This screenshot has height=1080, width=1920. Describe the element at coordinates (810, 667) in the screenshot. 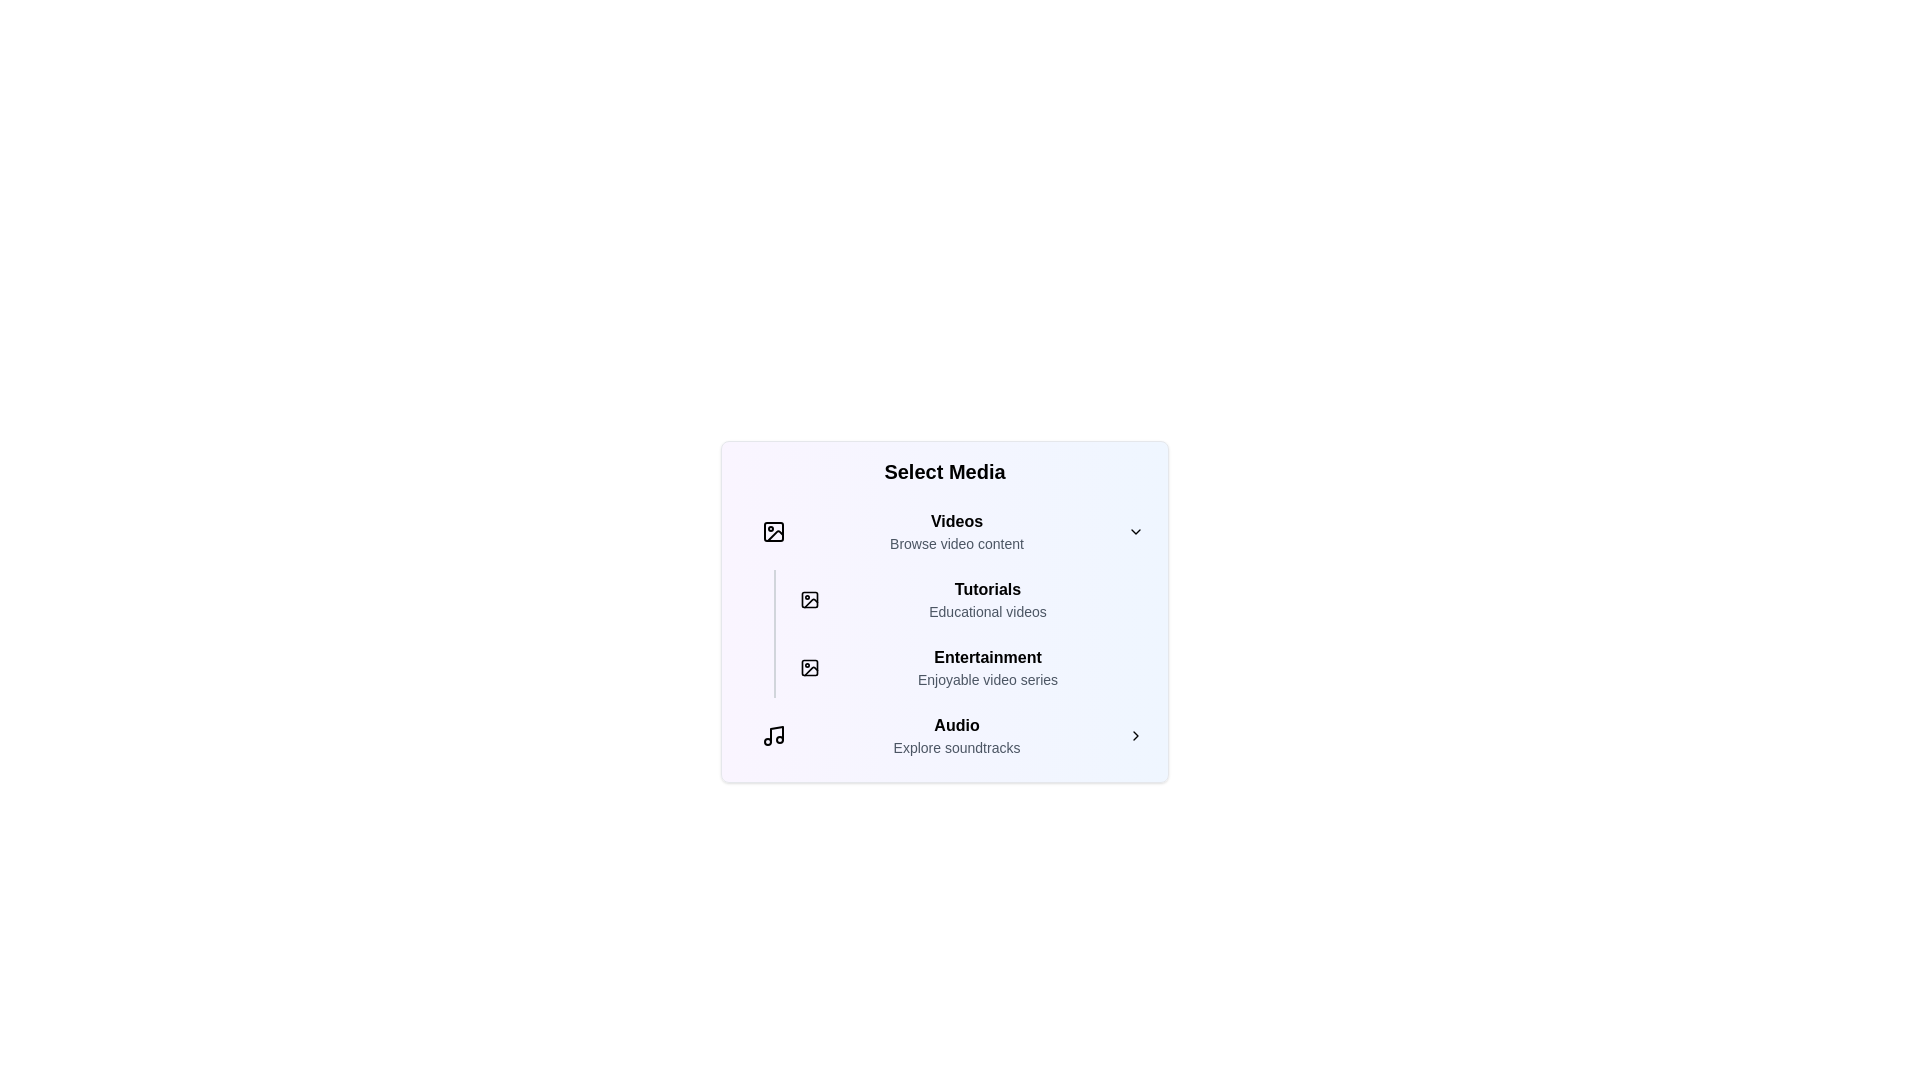

I see `the entertainment category icon located in the third row of the Select Media panel for arranging` at that location.